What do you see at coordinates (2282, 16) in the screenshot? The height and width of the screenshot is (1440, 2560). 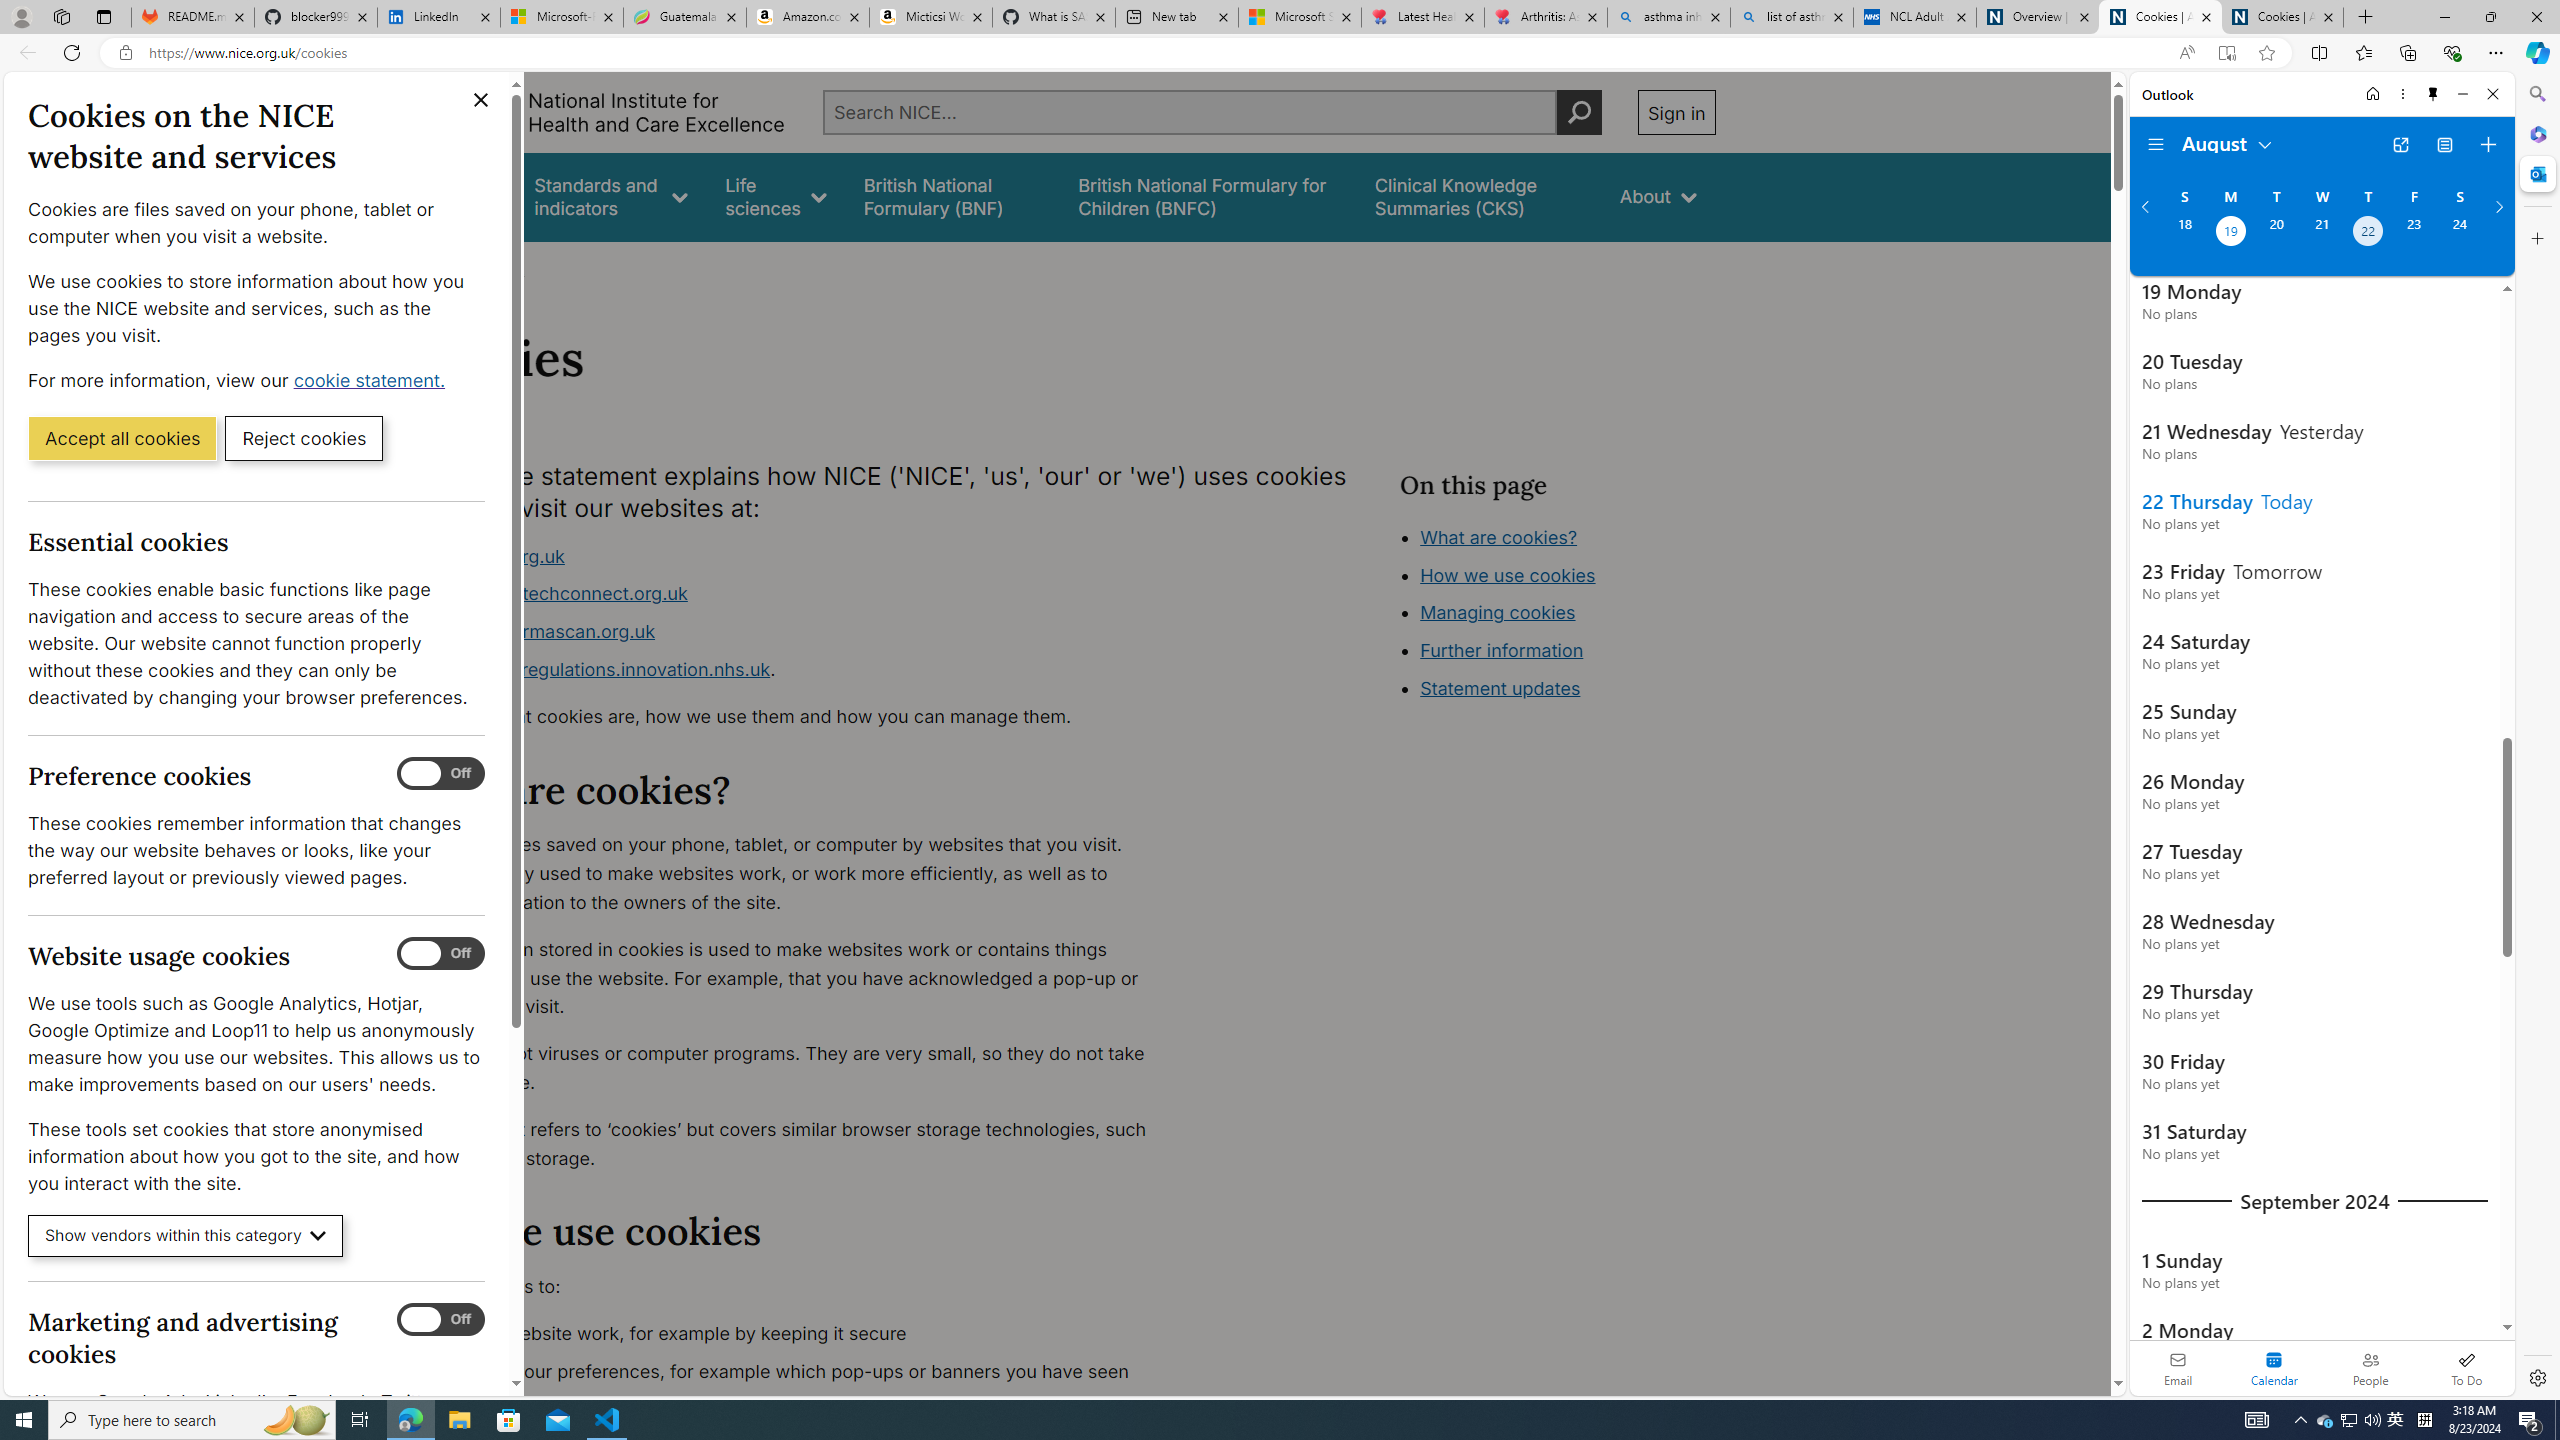 I see `'Cookies | About | NICE'` at bounding box center [2282, 16].